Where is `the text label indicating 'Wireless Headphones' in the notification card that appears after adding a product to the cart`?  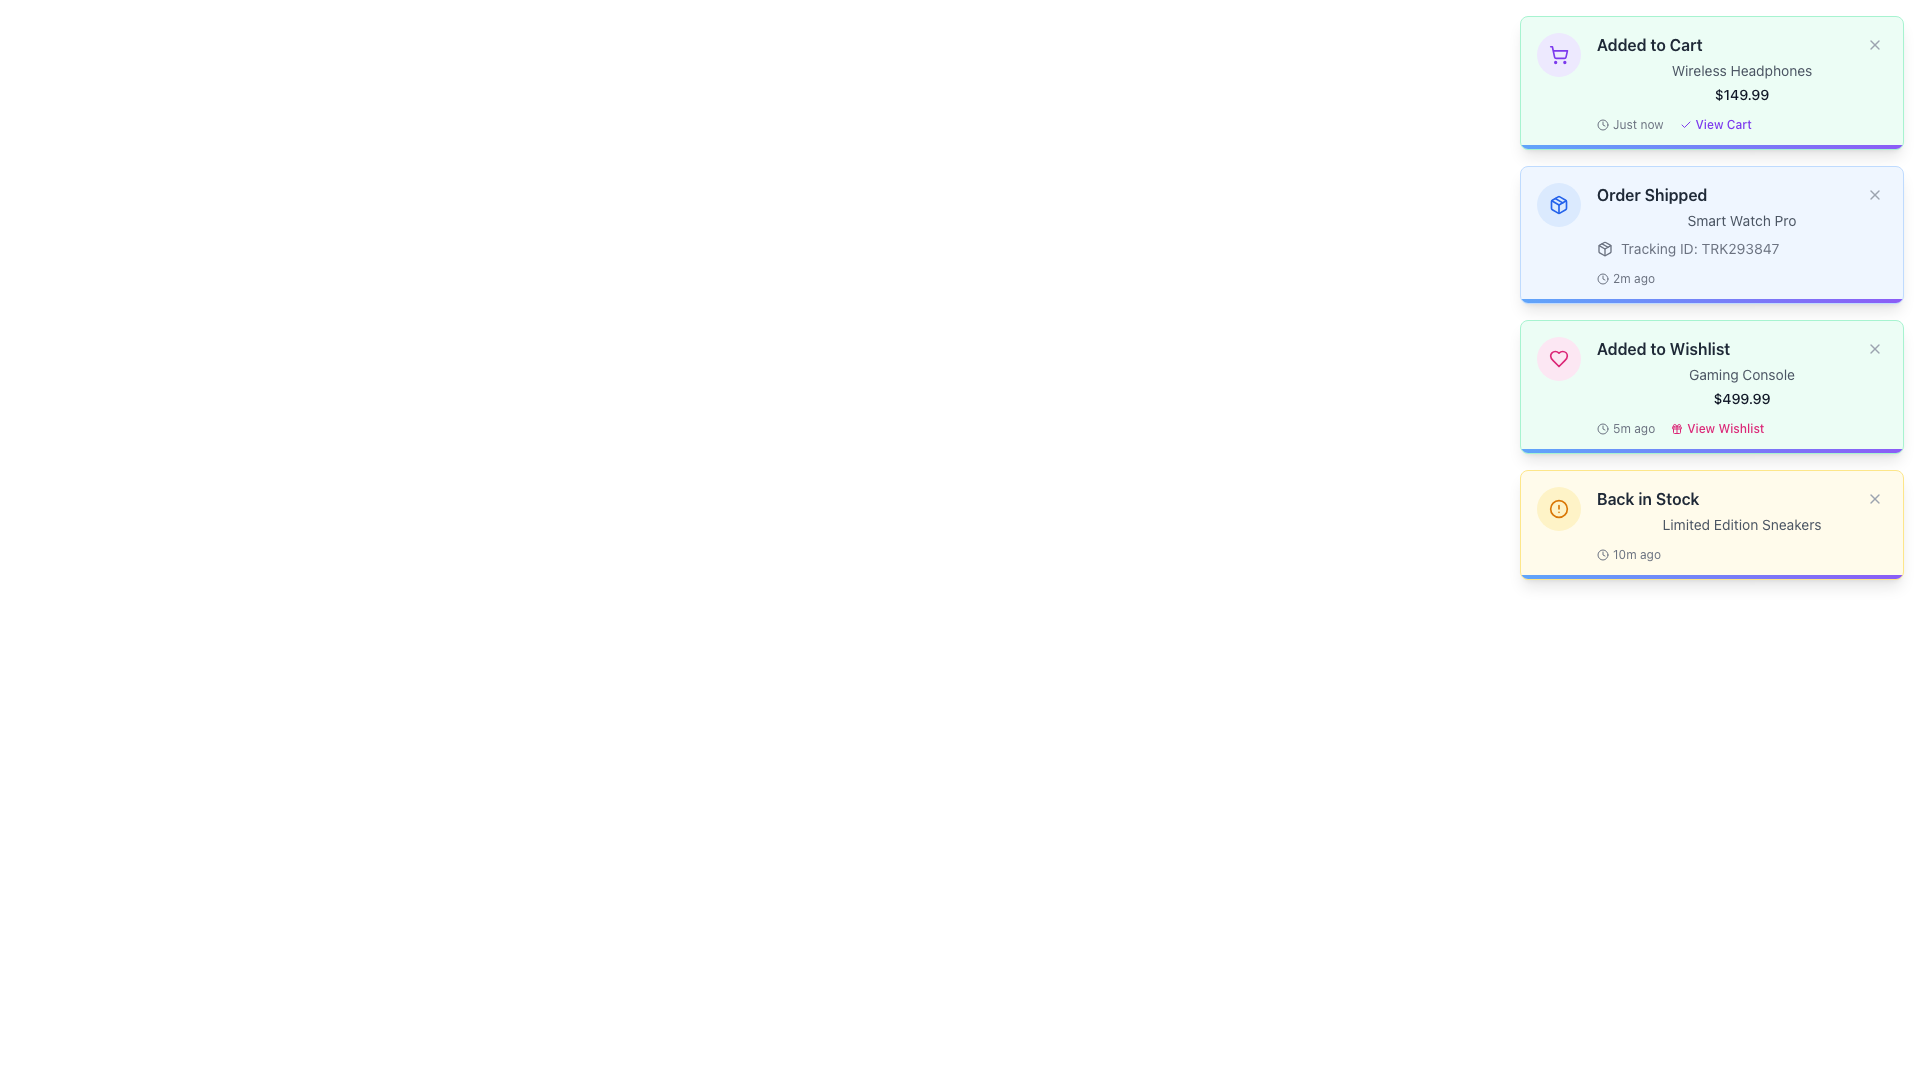 the text label indicating 'Wireless Headphones' in the notification card that appears after adding a product to the cart is located at coordinates (1741, 69).